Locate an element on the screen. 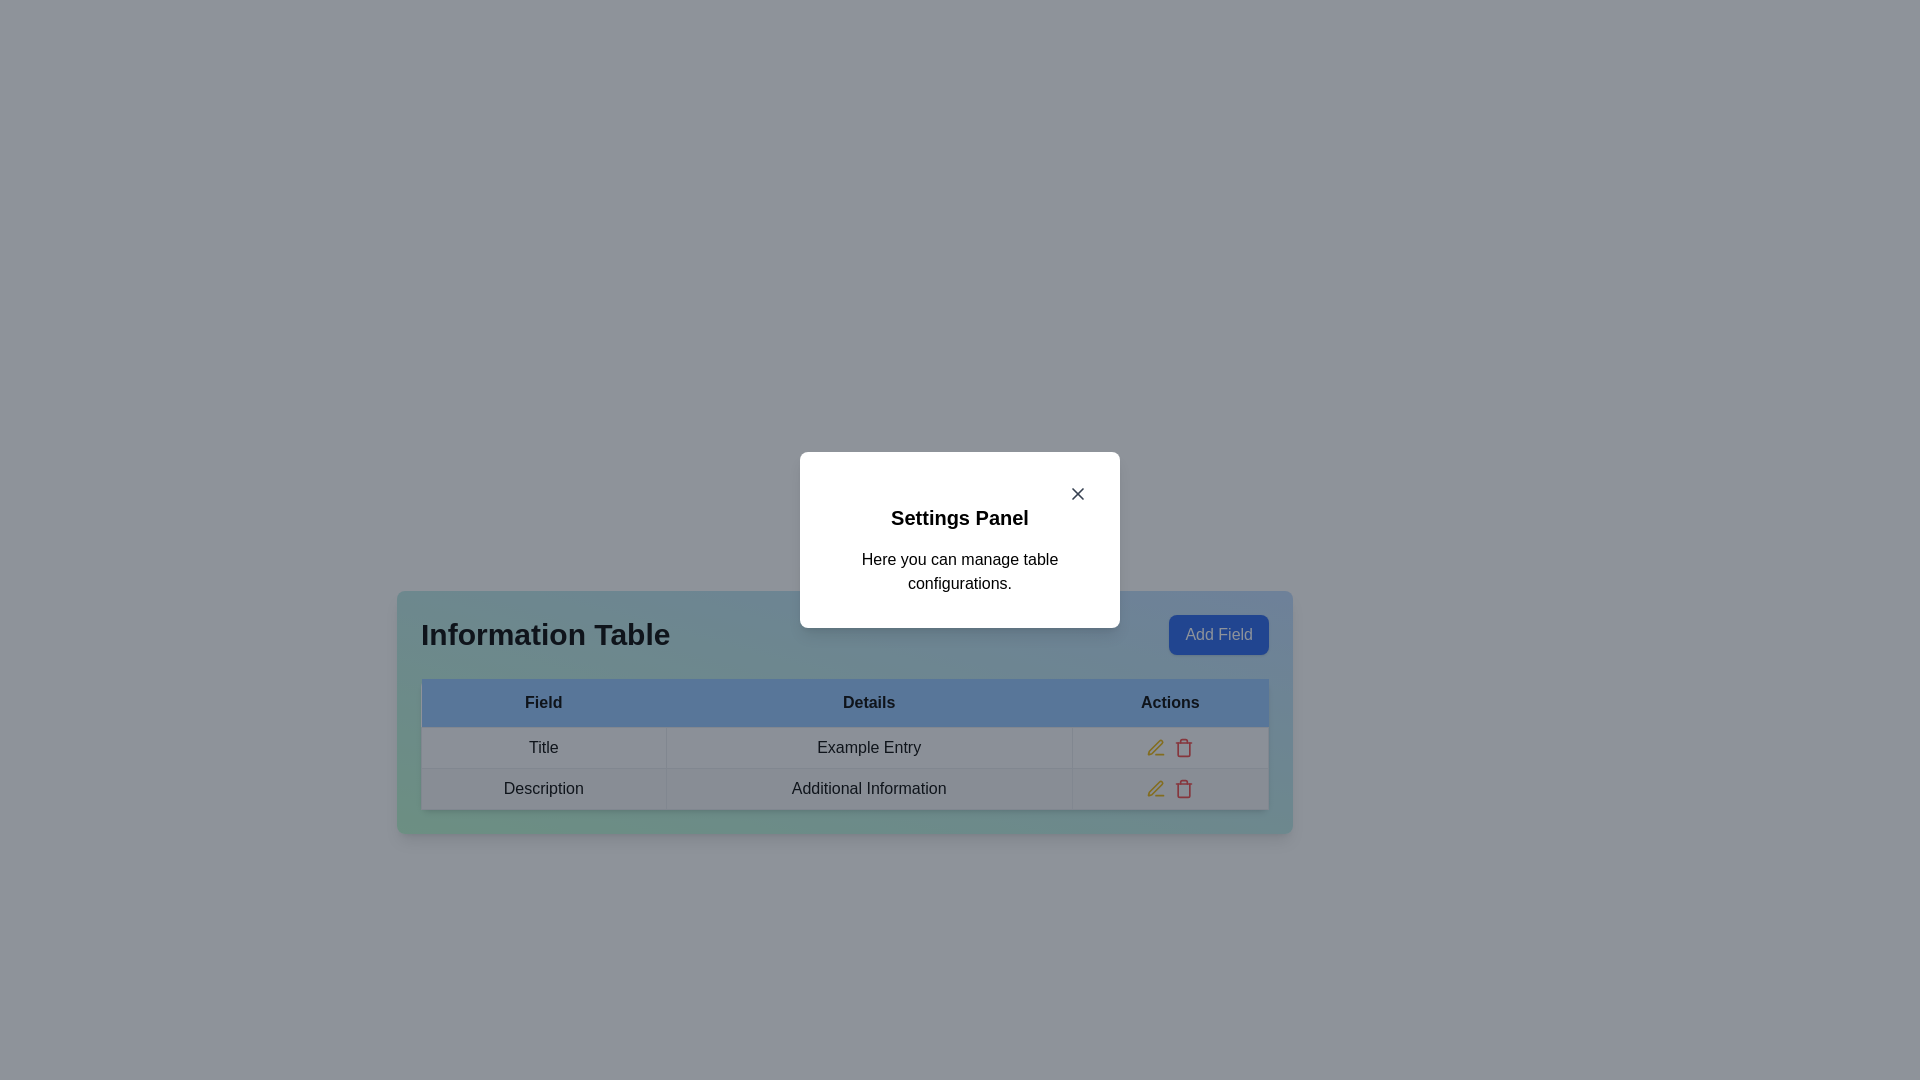 The height and width of the screenshot is (1080, 1920). the table cell located in the 'Information Table' section is located at coordinates (844, 744).